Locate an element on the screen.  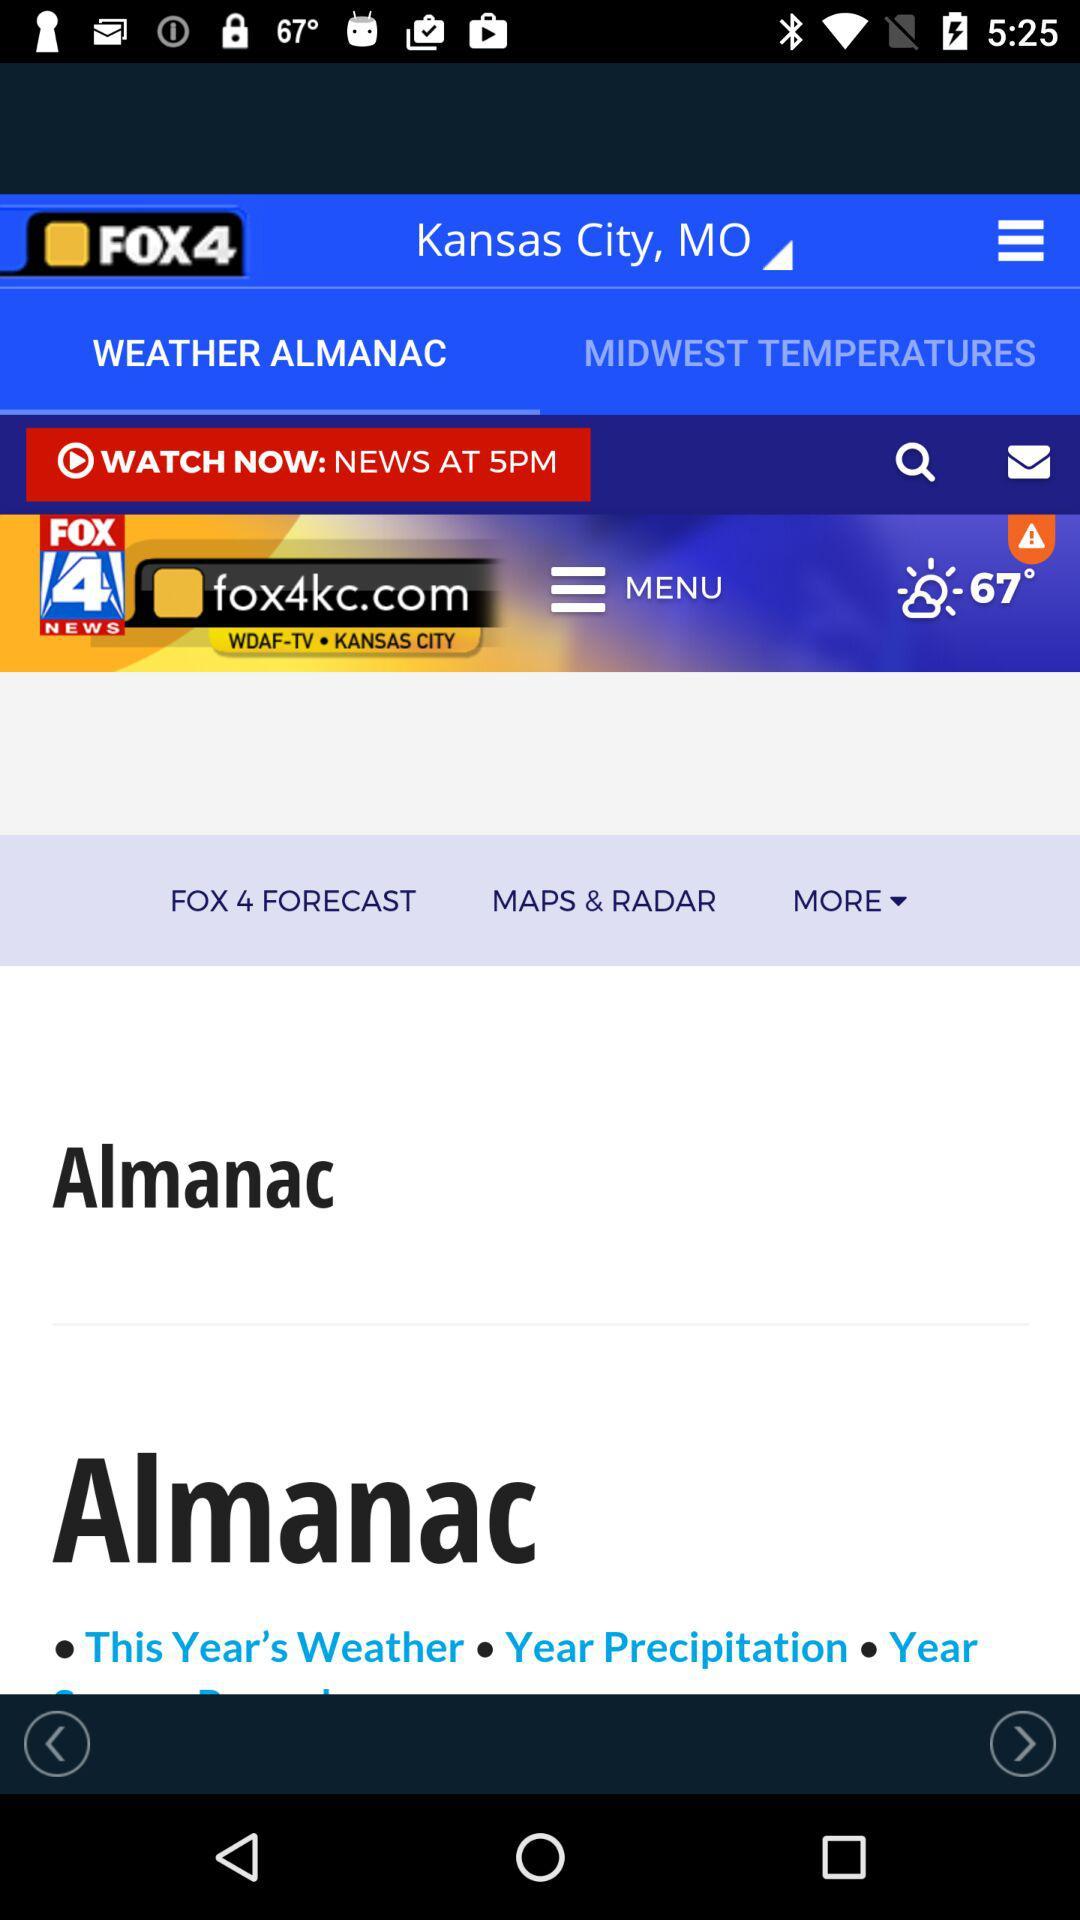
open the weather article is located at coordinates (540, 1053).